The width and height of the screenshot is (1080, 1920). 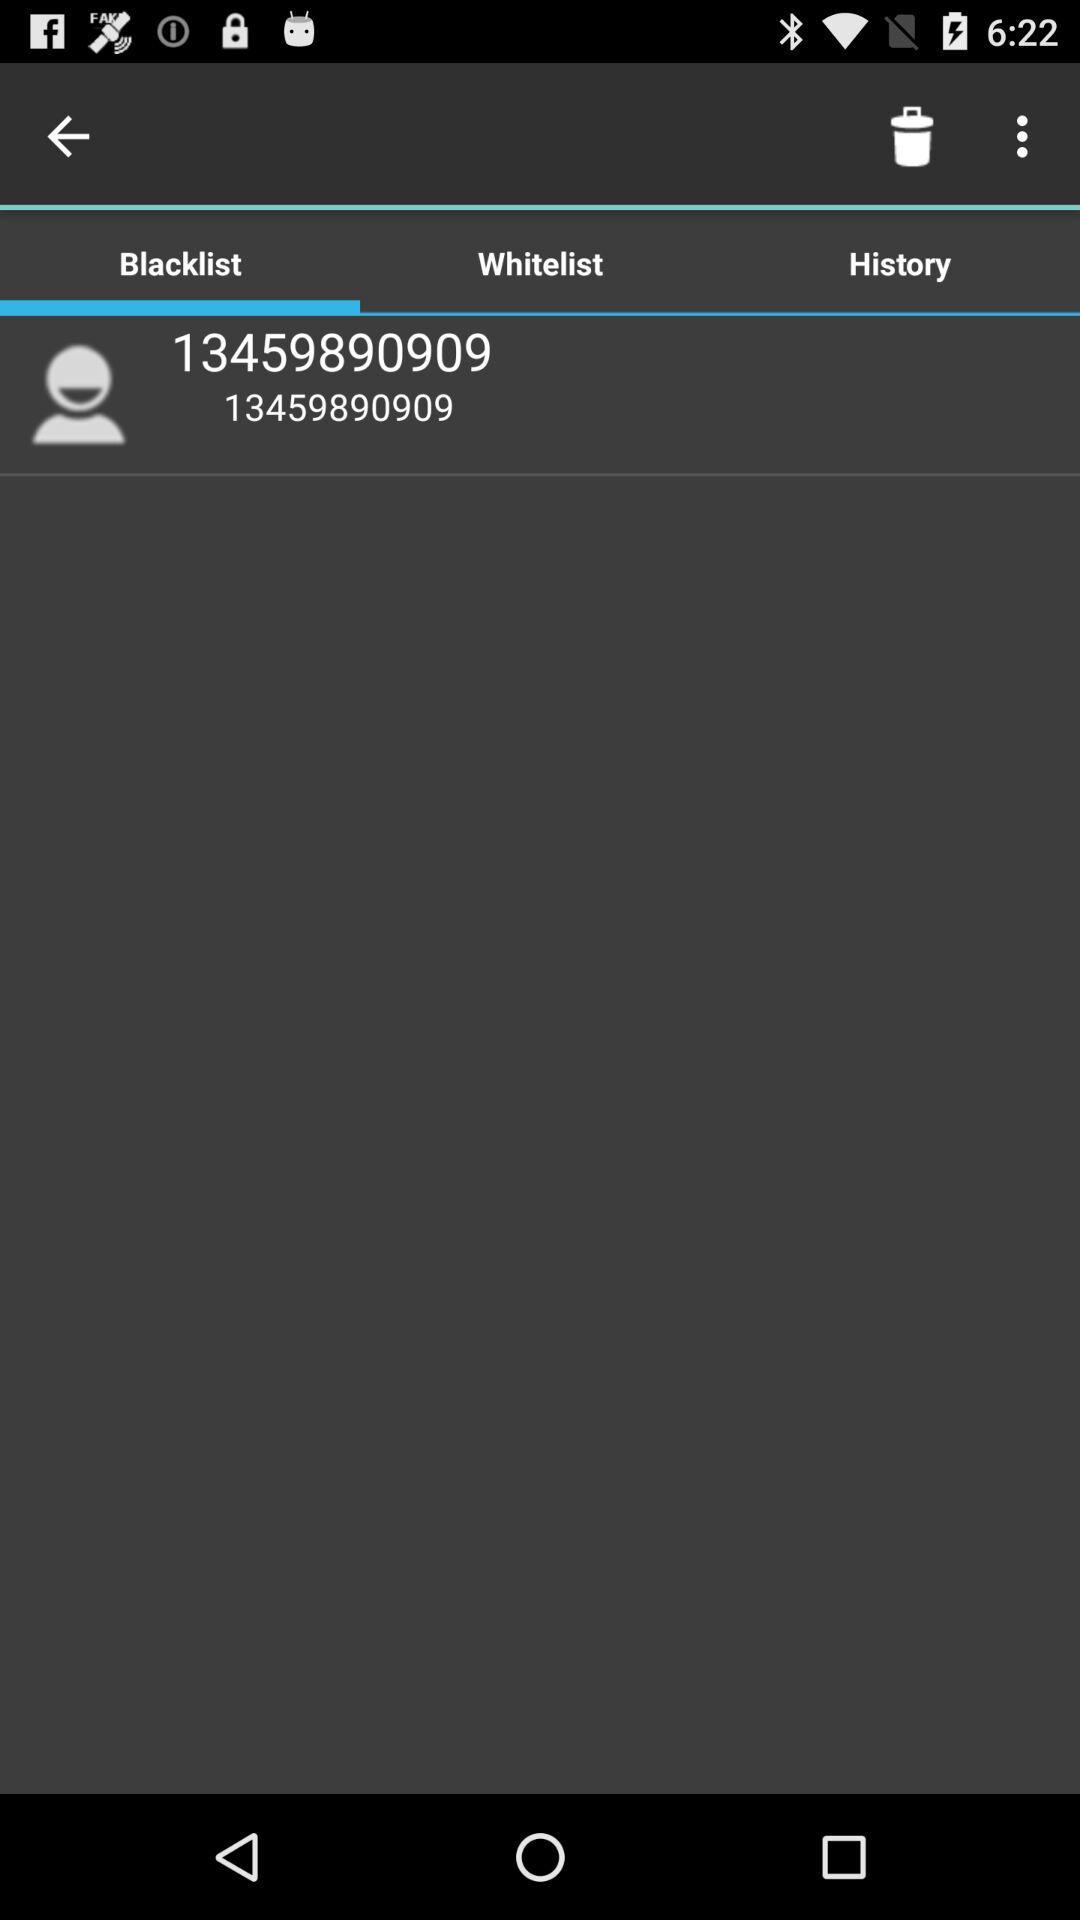 What do you see at coordinates (911, 135) in the screenshot?
I see `the item next to the whitelist` at bounding box center [911, 135].